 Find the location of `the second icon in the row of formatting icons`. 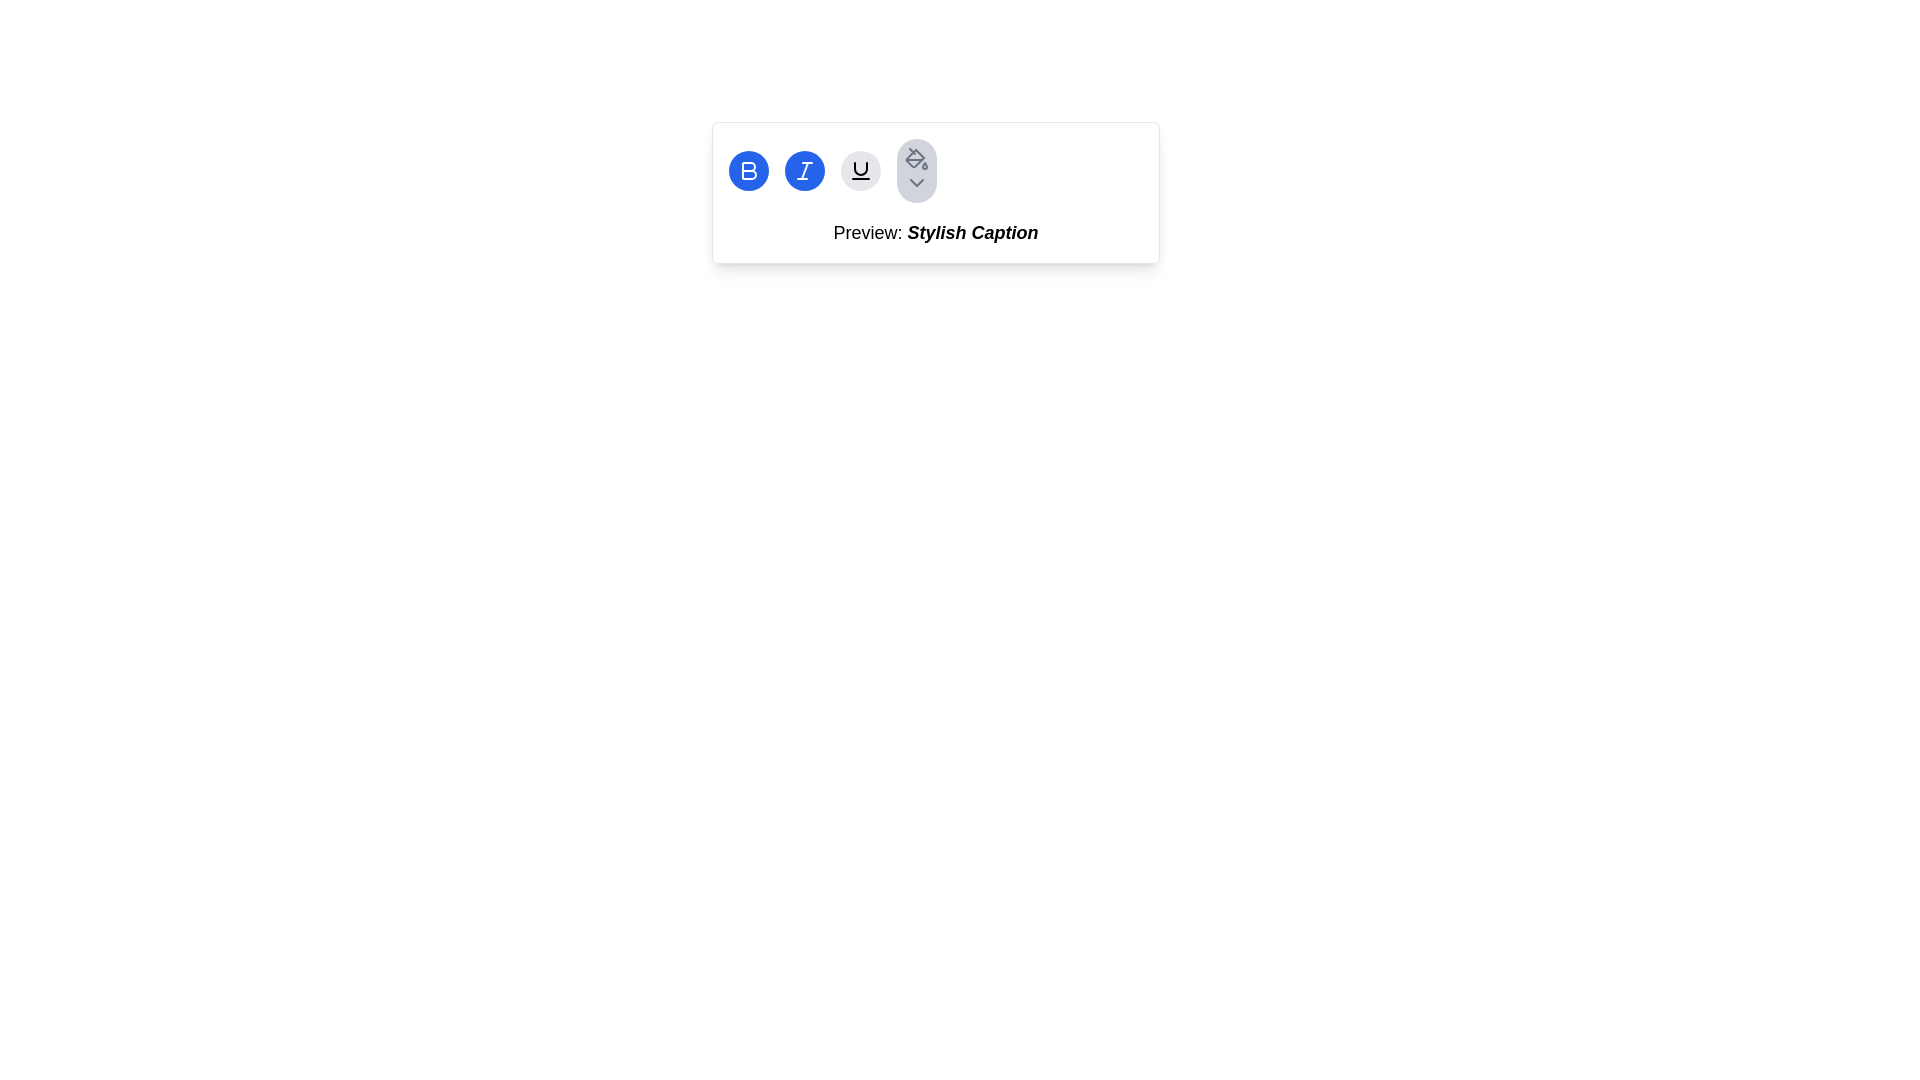

the second icon in the row of formatting icons is located at coordinates (805, 169).